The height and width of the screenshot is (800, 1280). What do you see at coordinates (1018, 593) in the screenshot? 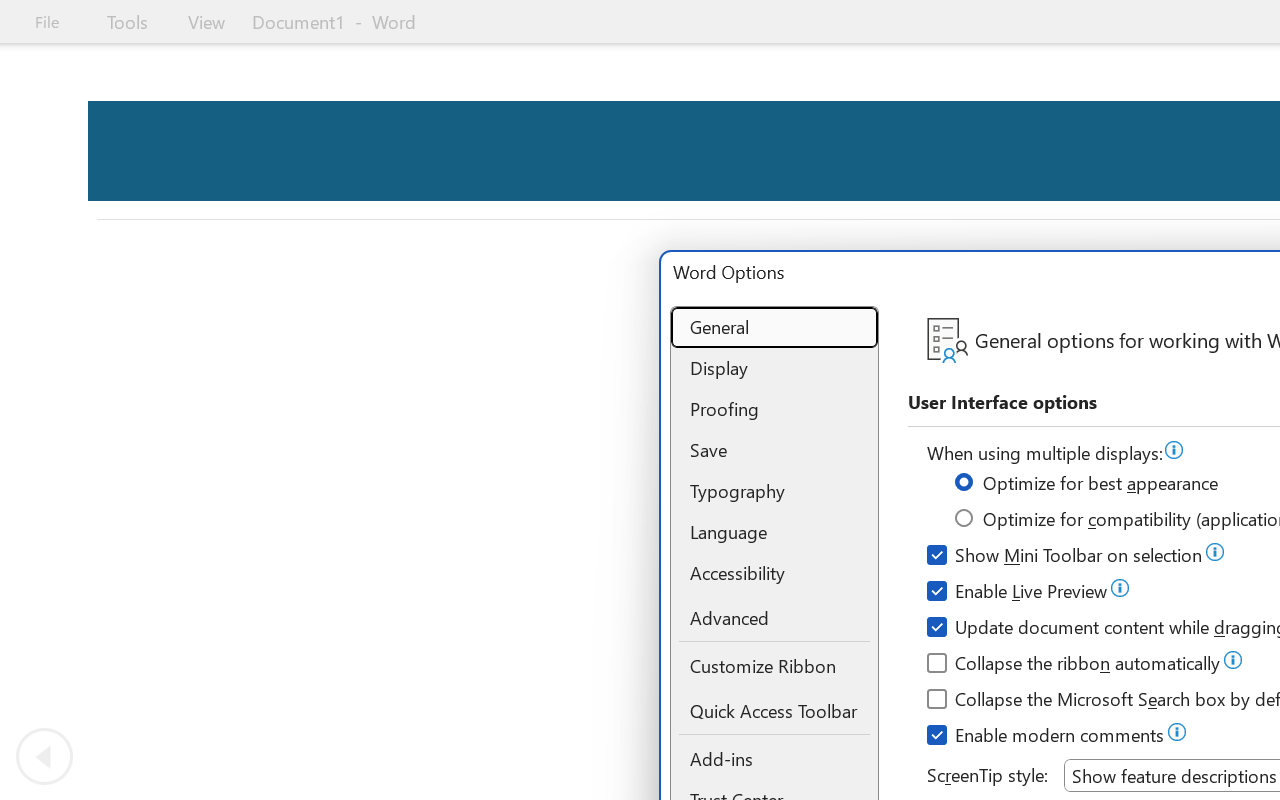
I see `'Enable Live Preview'` at bounding box center [1018, 593].